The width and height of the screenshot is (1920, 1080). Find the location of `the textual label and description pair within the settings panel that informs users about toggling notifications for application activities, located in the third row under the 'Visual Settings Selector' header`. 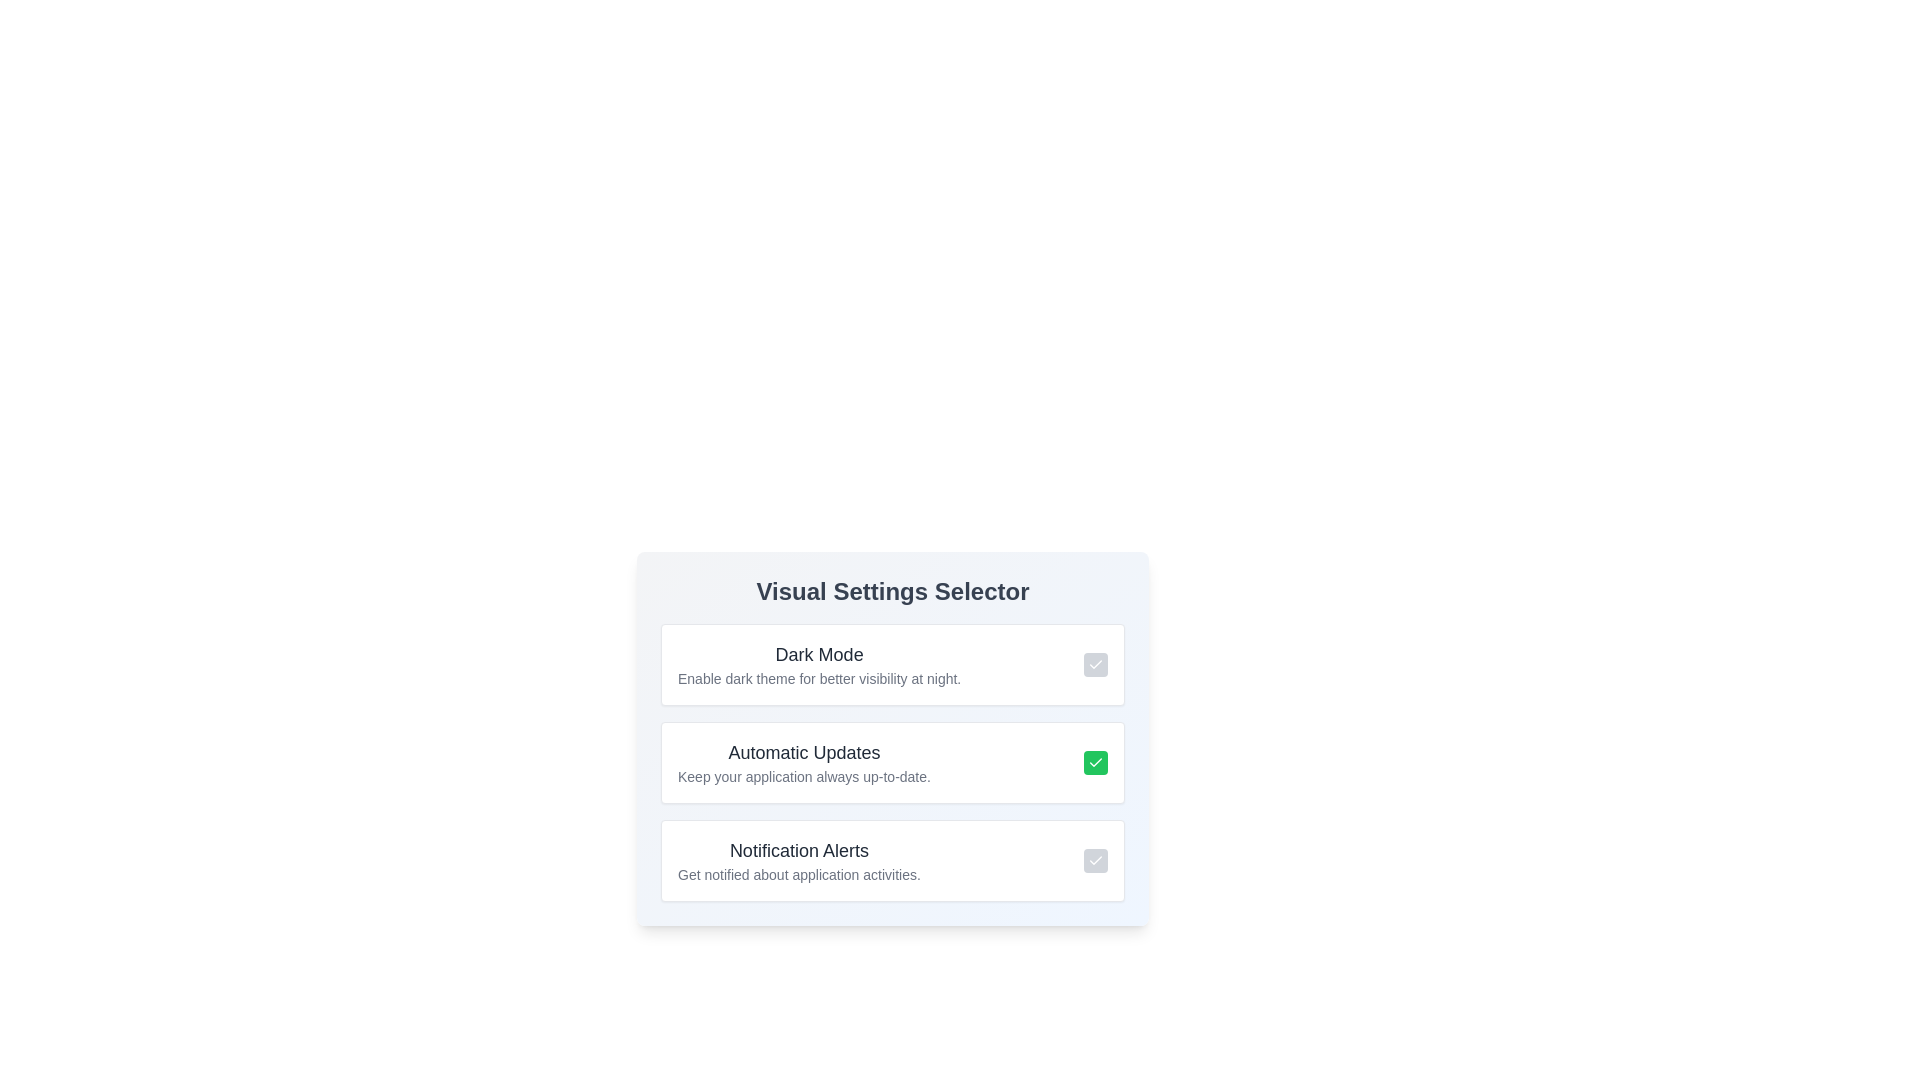

the textual label and description pair within the settings panel that informs users about toggling notifications for application activities, located in the third row under the 'Visual Settings Selector' header is located at coordinates (798, 859).